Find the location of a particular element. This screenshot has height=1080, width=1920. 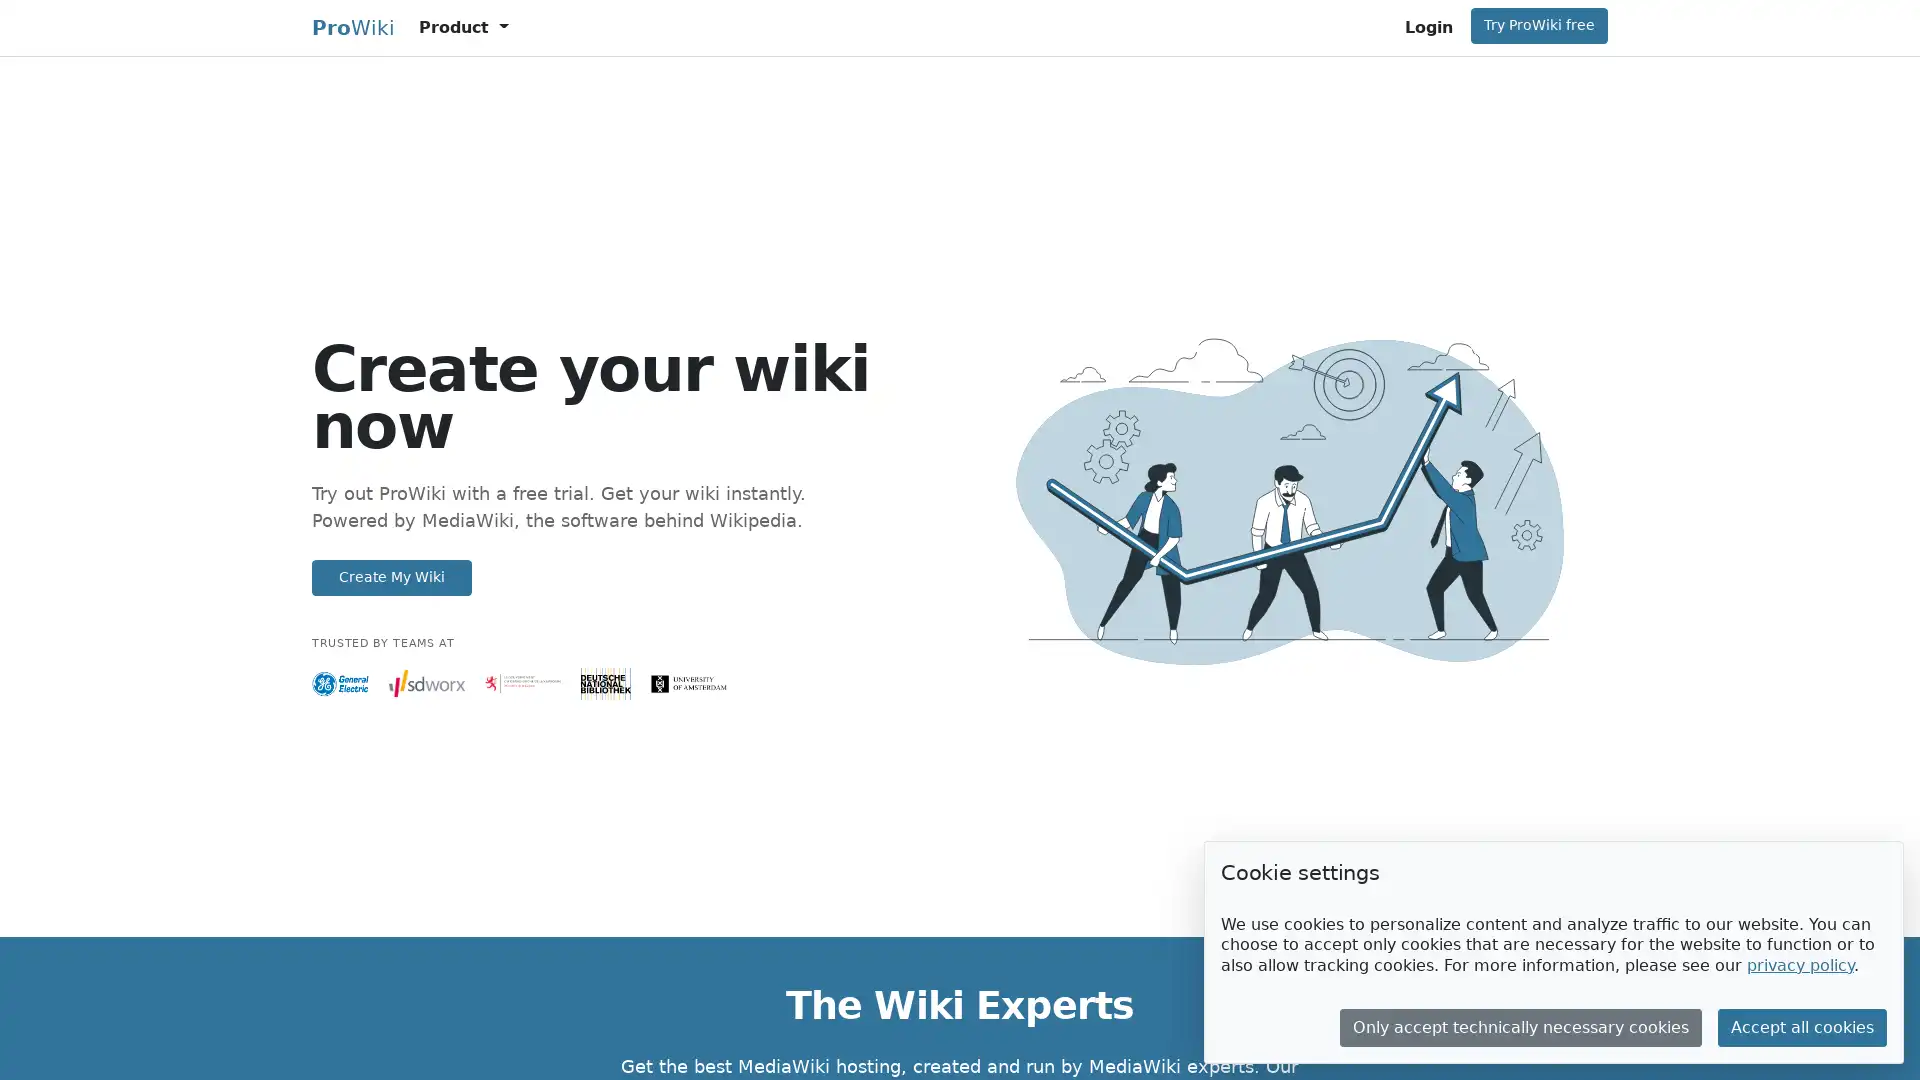

Product is located at coordinates (462, 27).